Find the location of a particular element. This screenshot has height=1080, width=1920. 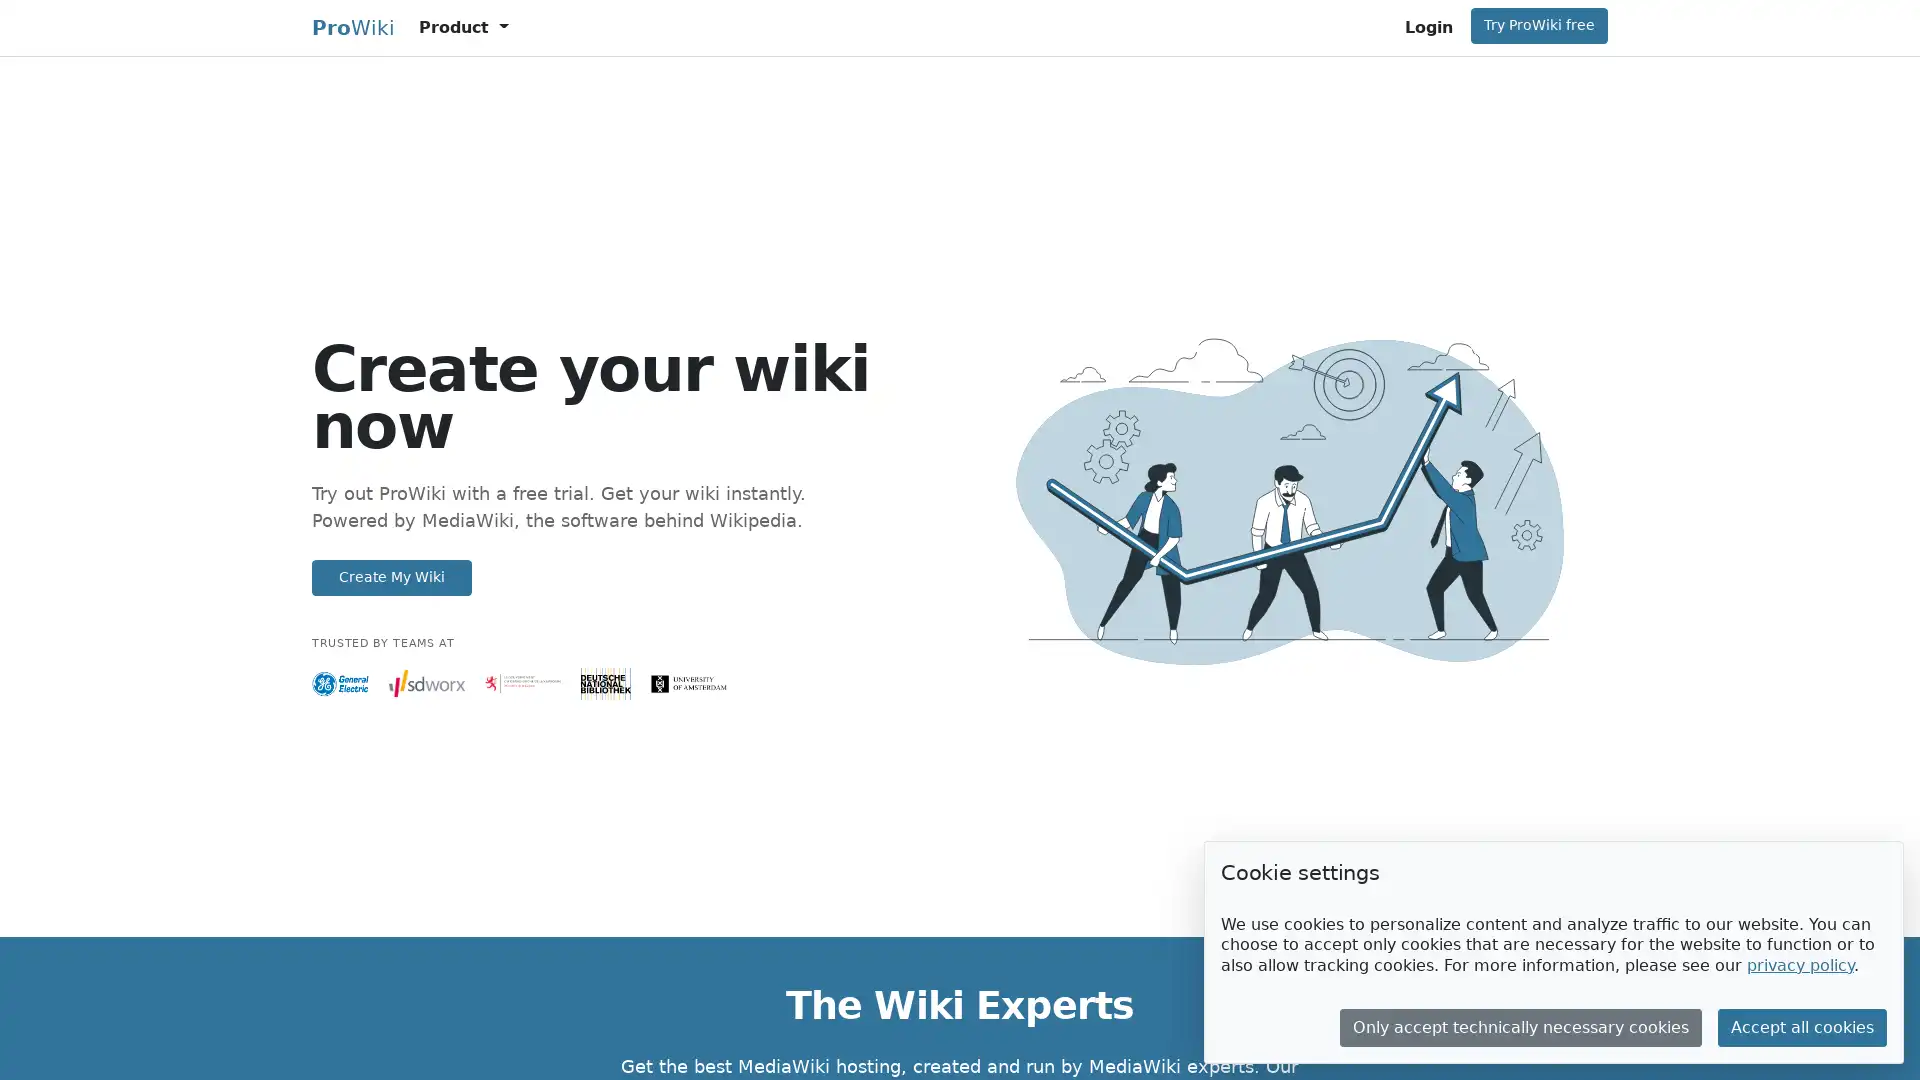

Product is located at coordinates (462, 27).